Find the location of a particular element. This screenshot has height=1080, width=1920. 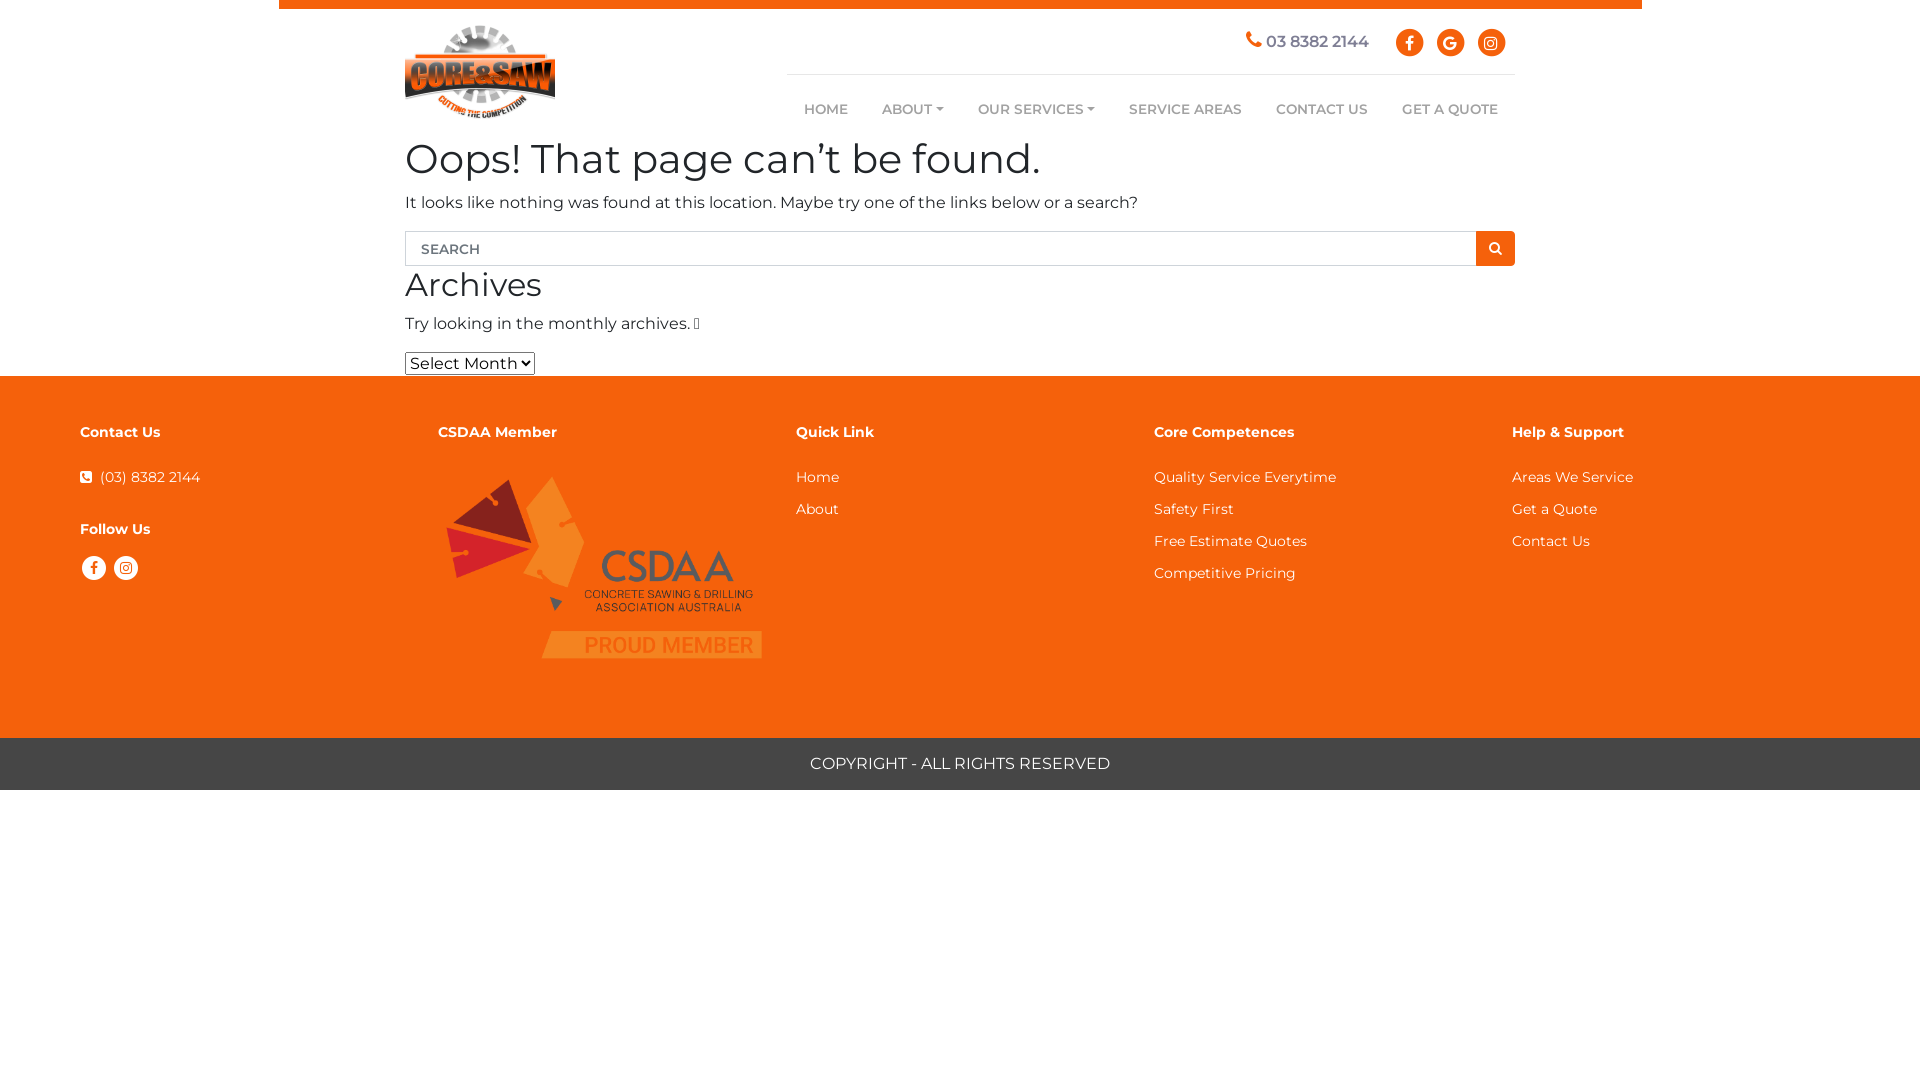

'GET A QUOTE' is located at coordinates (1449, 108).